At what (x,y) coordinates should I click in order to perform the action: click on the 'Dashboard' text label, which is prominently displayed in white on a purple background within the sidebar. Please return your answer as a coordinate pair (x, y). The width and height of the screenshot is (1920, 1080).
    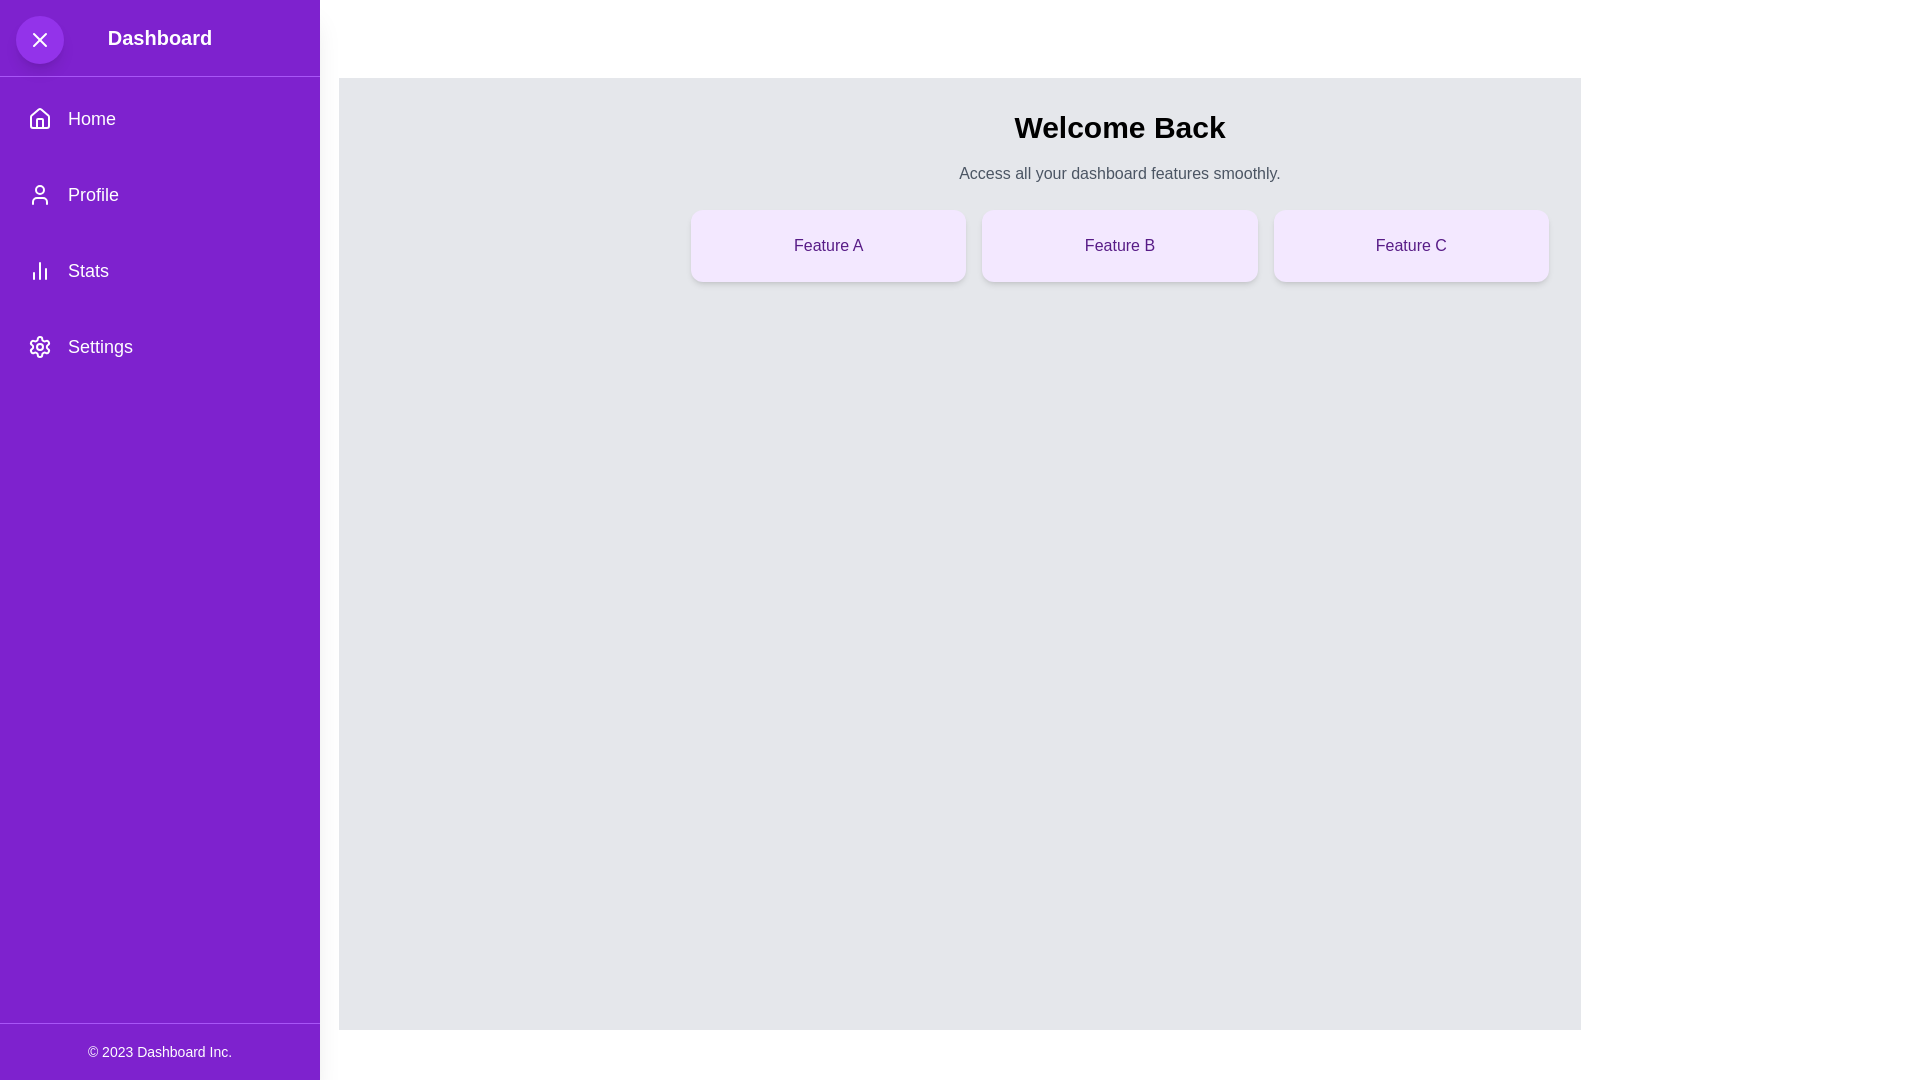
    Looking at the image, I should click on (158, 38).